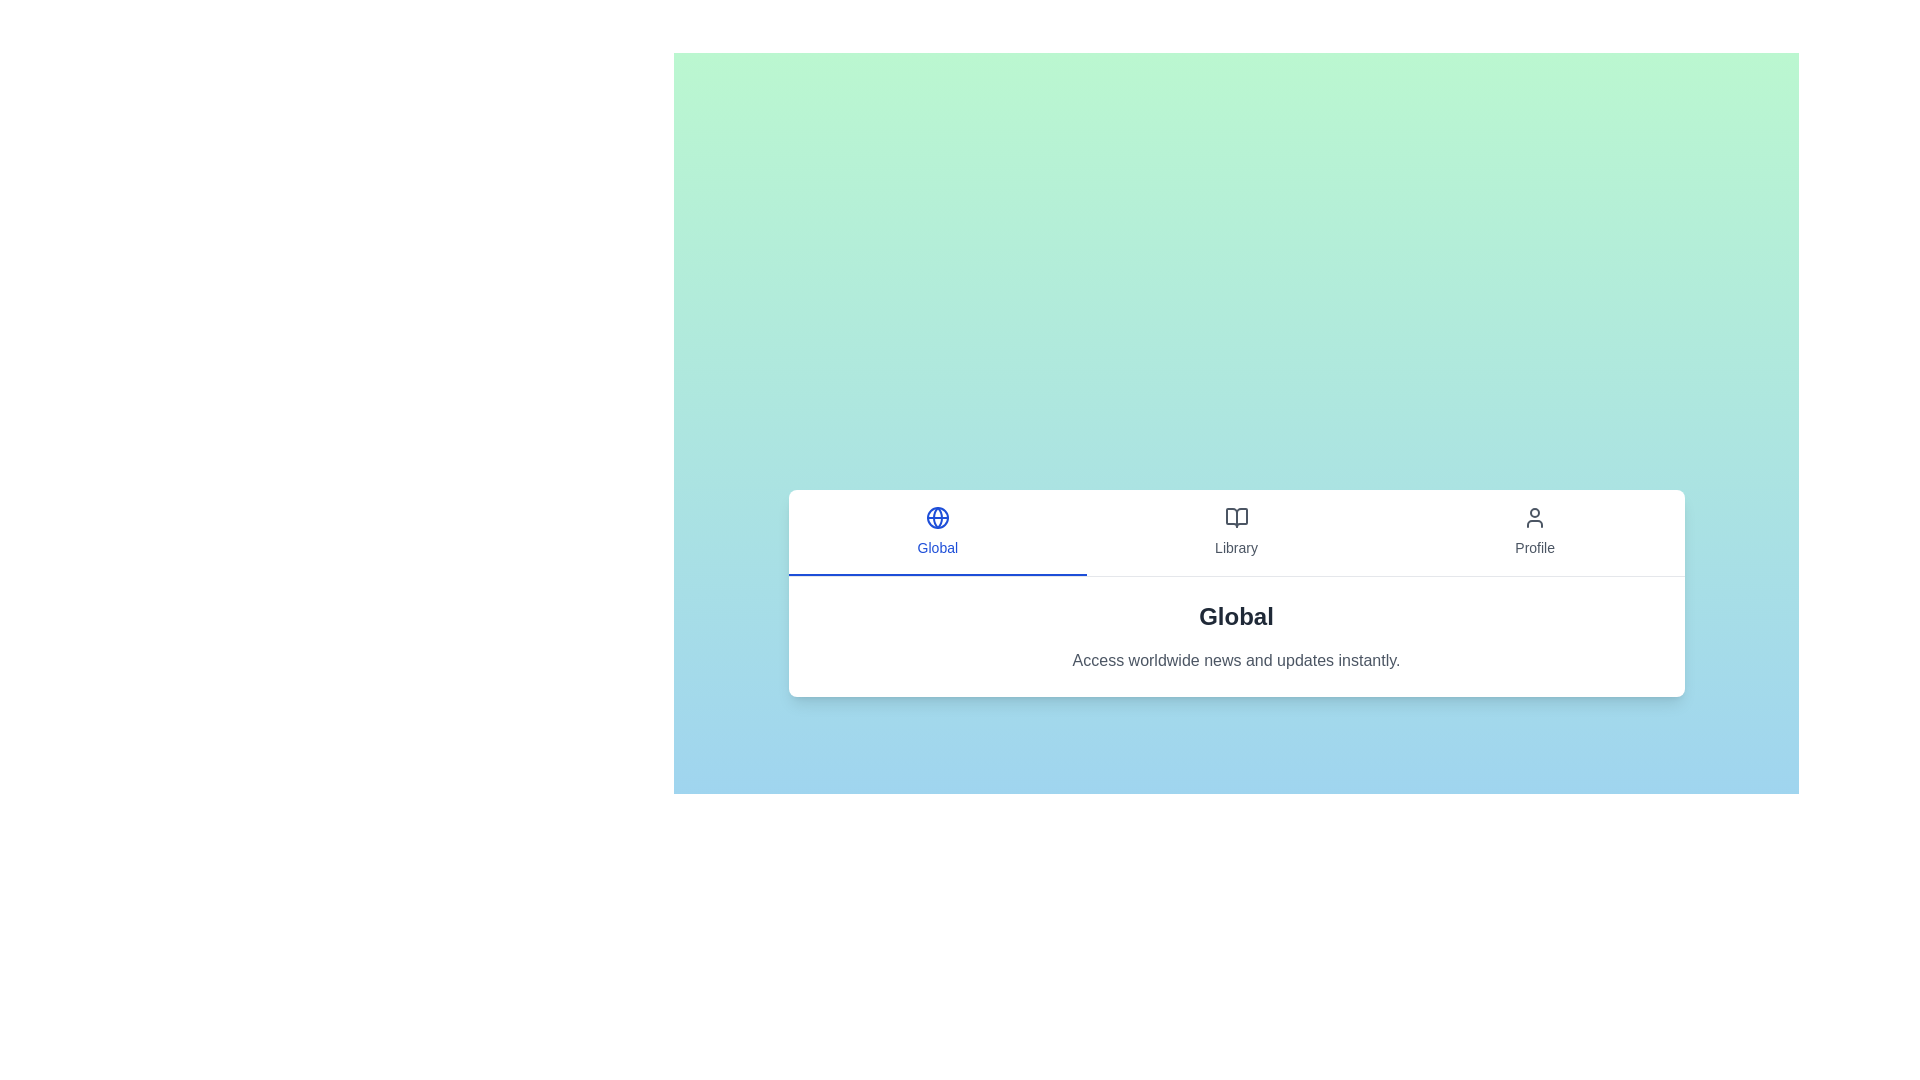 Image resolution: width=1920 pixels, height=1080 pixels. Describe the element at coordinates (1235, 531) in the screenshot. I see `the tab button corresponding to Library` at that location.